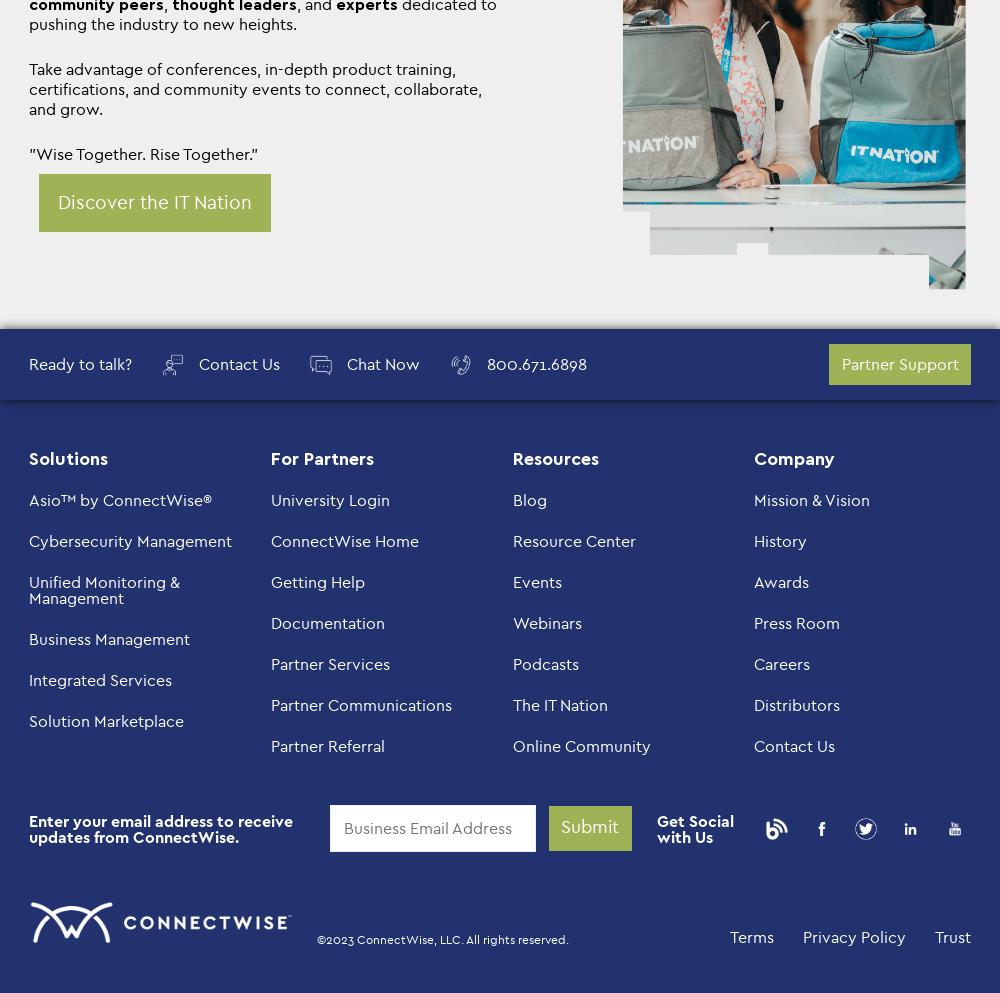 This screenshot has width=1000, height=993. What do you see at coordinates (161, 827) in the screenshot?
I see `'Enter your email address to receive updates from ConnectWise.'` at bounding box center [161, 827].